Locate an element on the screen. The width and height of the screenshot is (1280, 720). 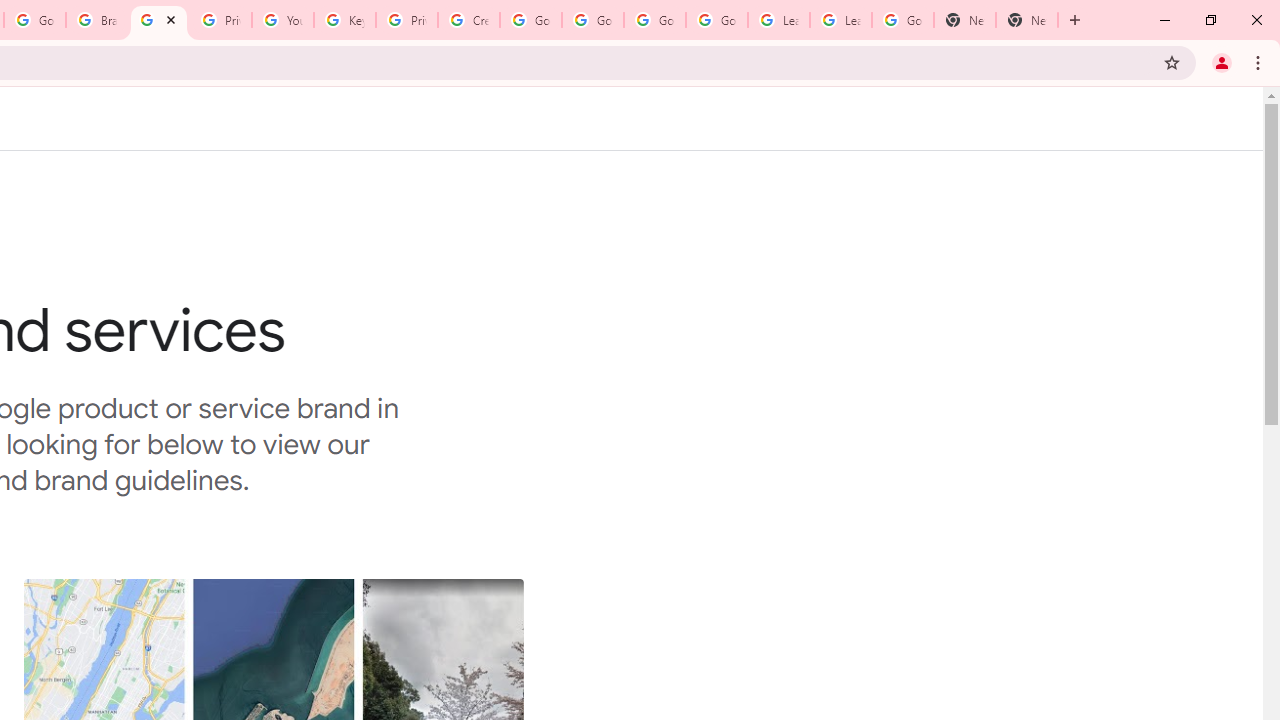
'Google Account Help' is located at coordinates (531, 20).